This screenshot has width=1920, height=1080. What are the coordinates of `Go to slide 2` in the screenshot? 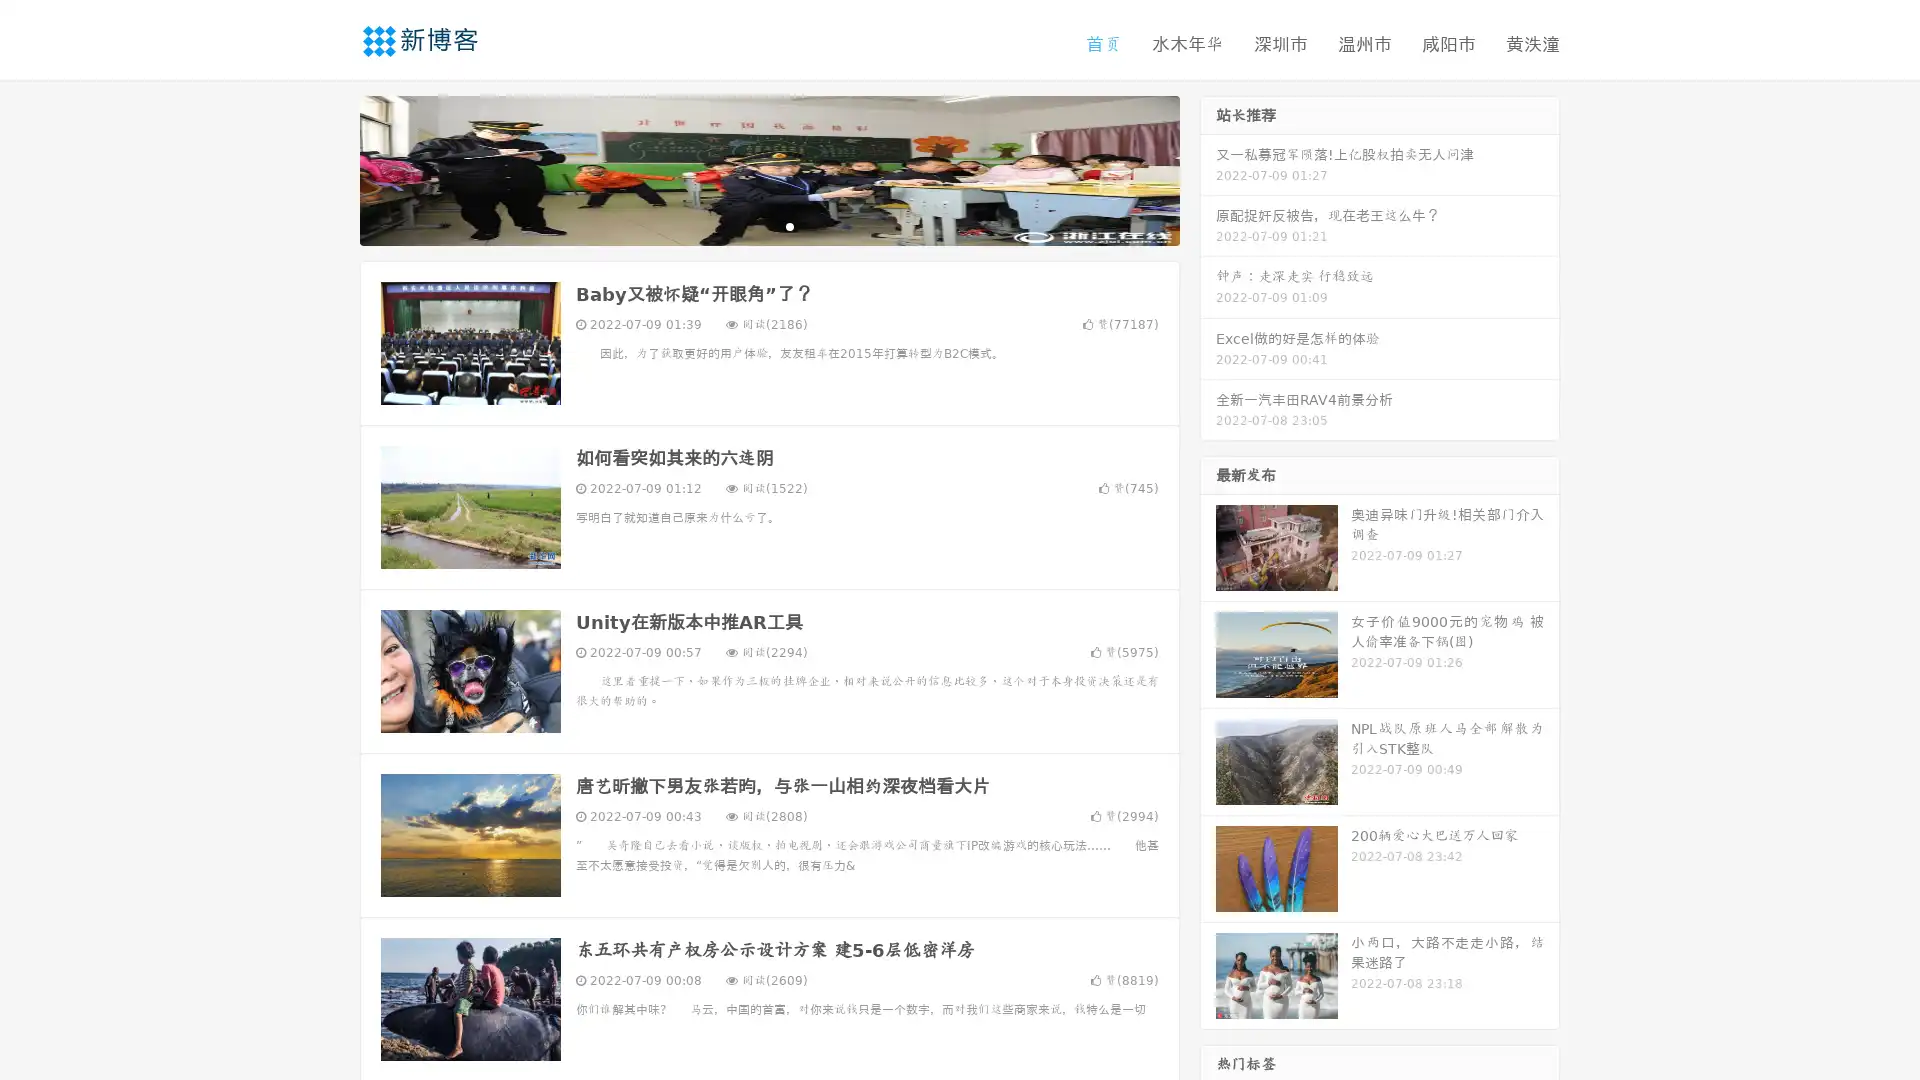 It's located at (768, 225).